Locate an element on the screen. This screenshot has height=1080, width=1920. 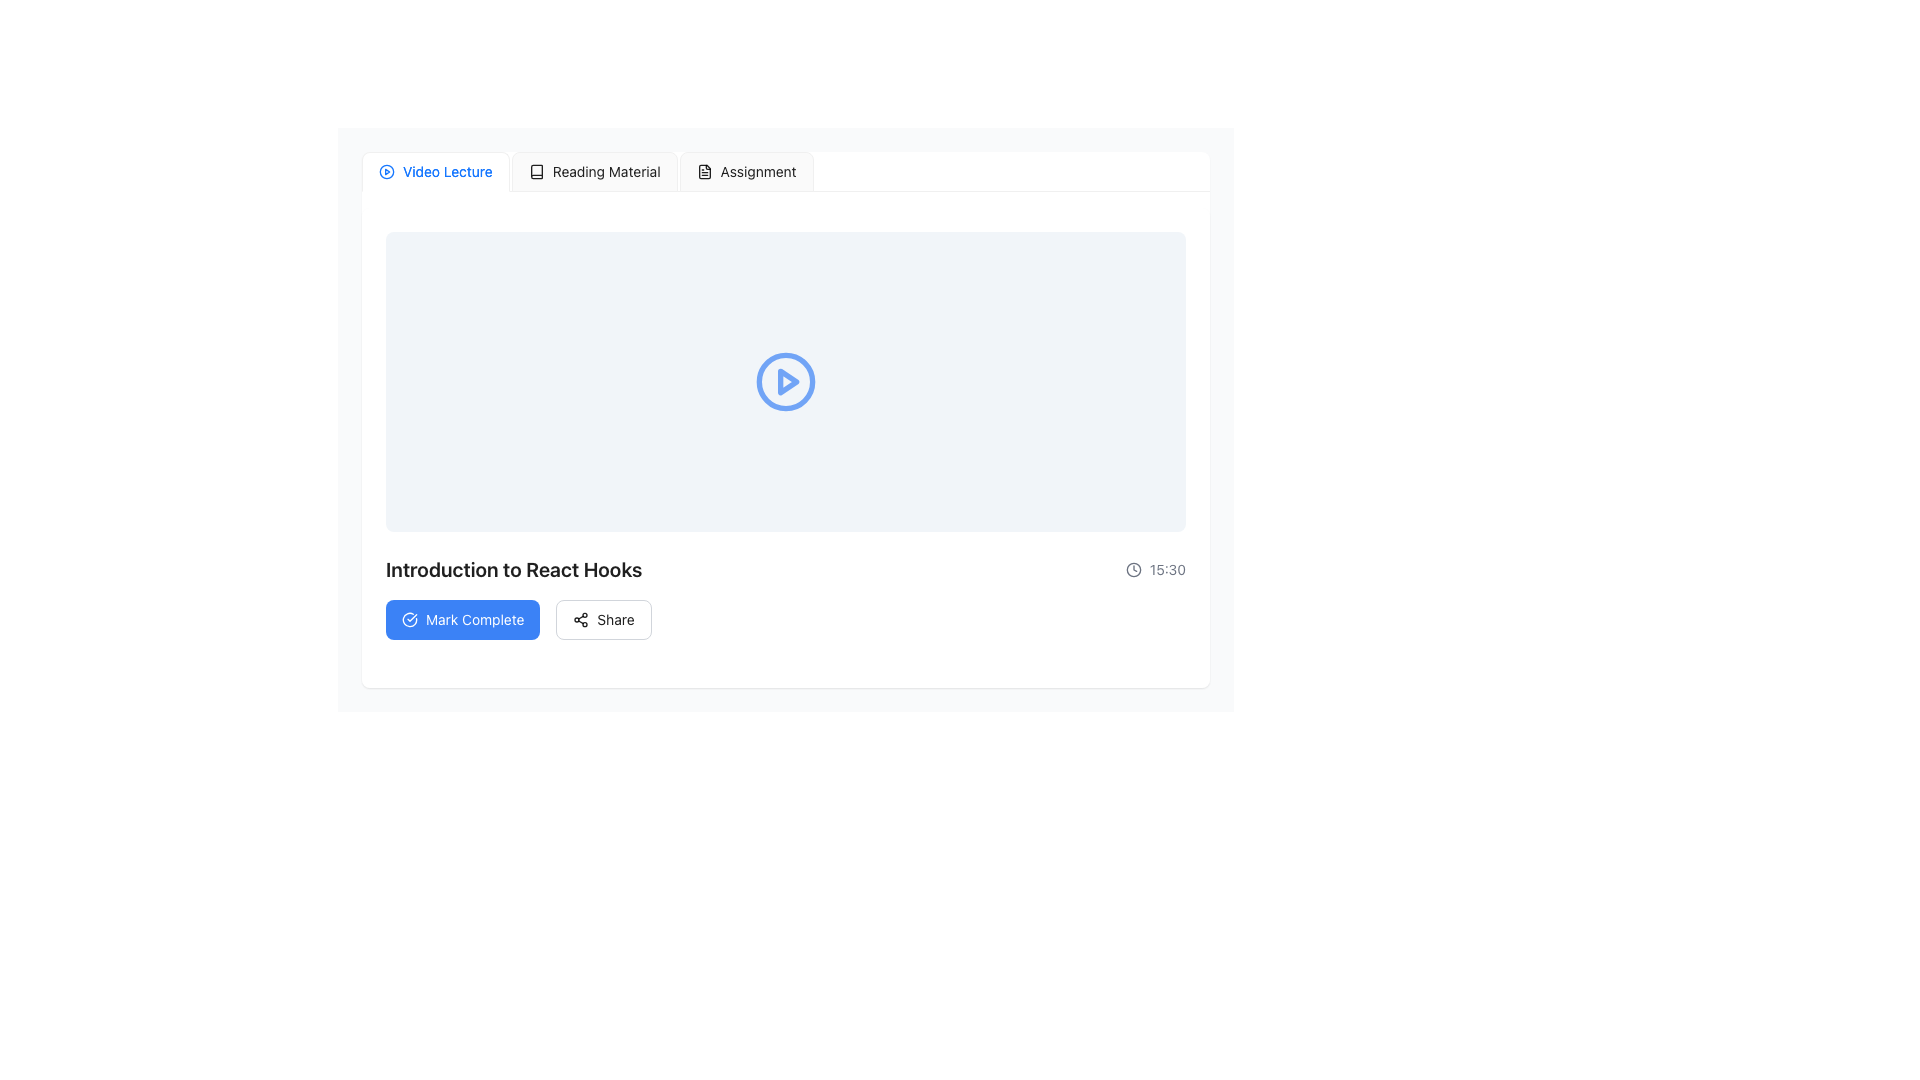
time text displayed next to the clock icon, which shows '15:30' is located at coordinates (1156, 570).